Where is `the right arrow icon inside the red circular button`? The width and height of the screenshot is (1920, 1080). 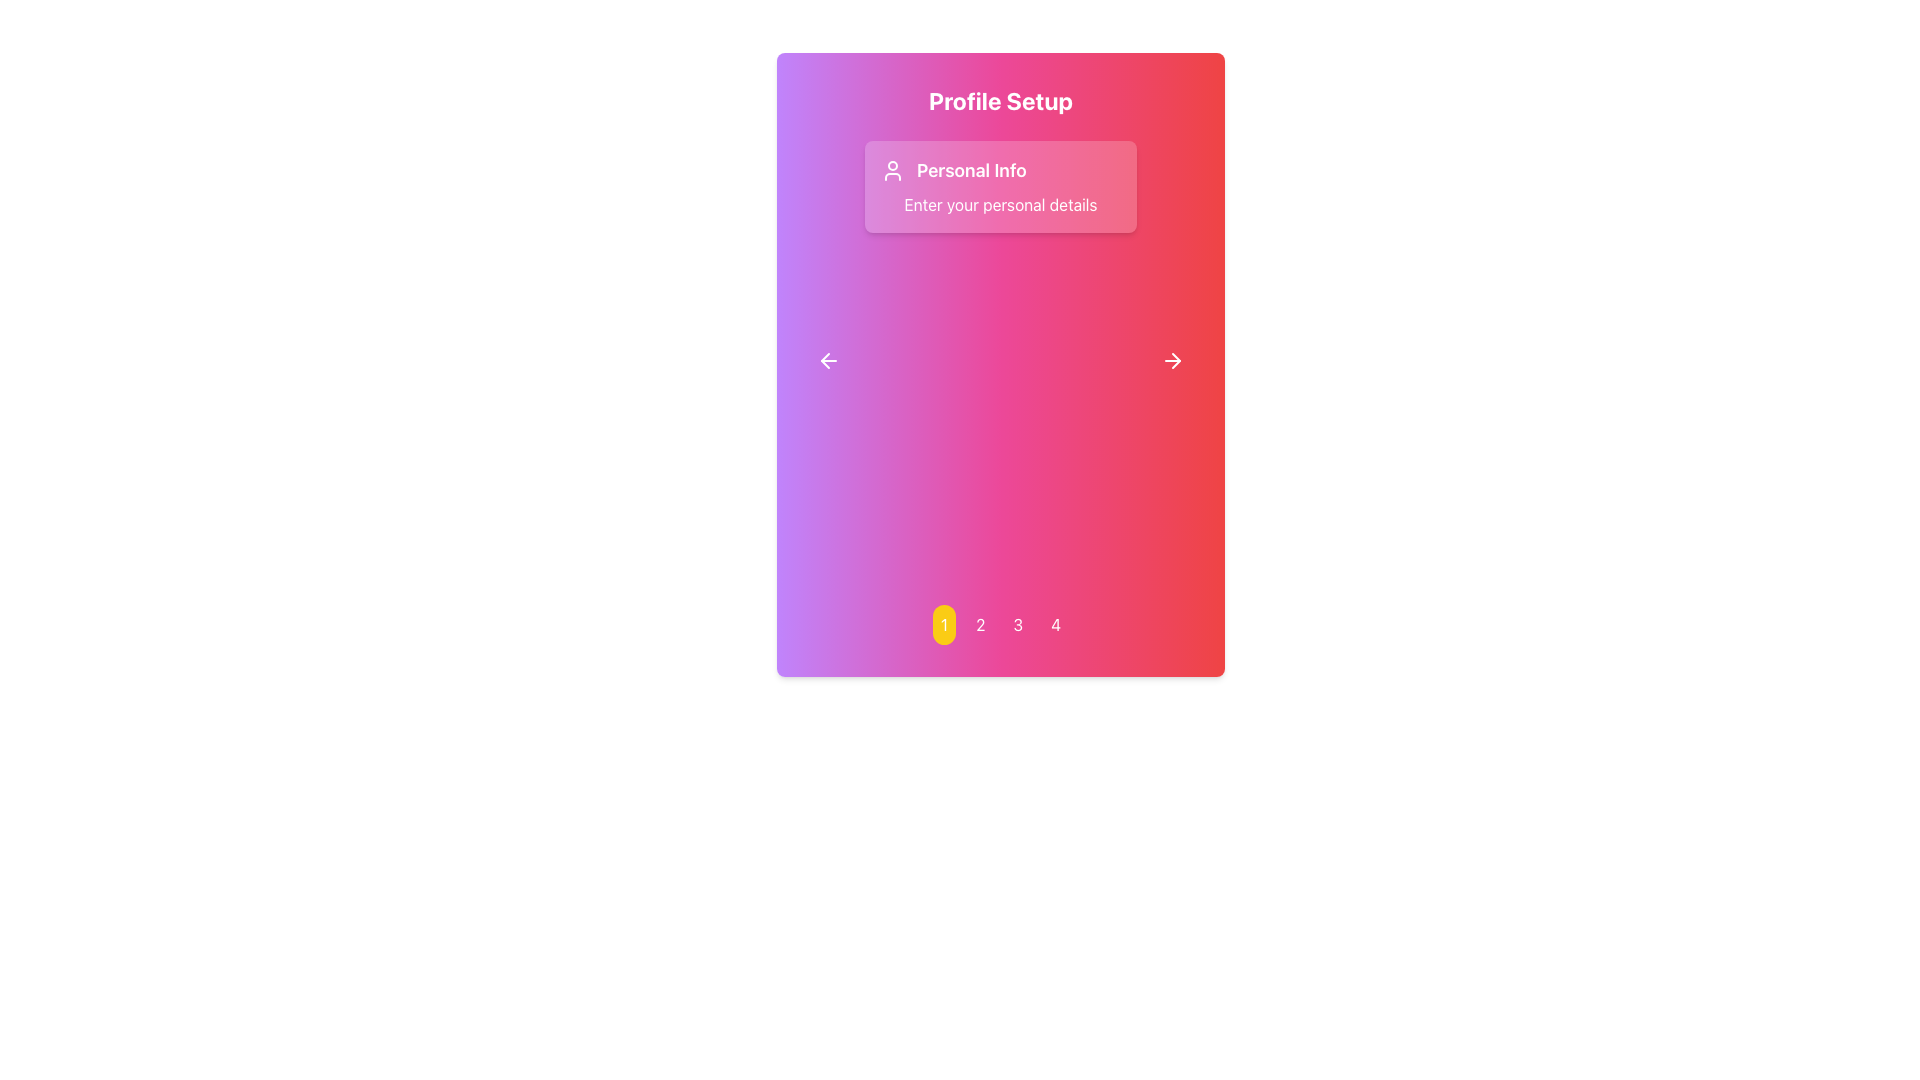 the right arrow icon inside the red circular button is located at coordinates (1172, 361).